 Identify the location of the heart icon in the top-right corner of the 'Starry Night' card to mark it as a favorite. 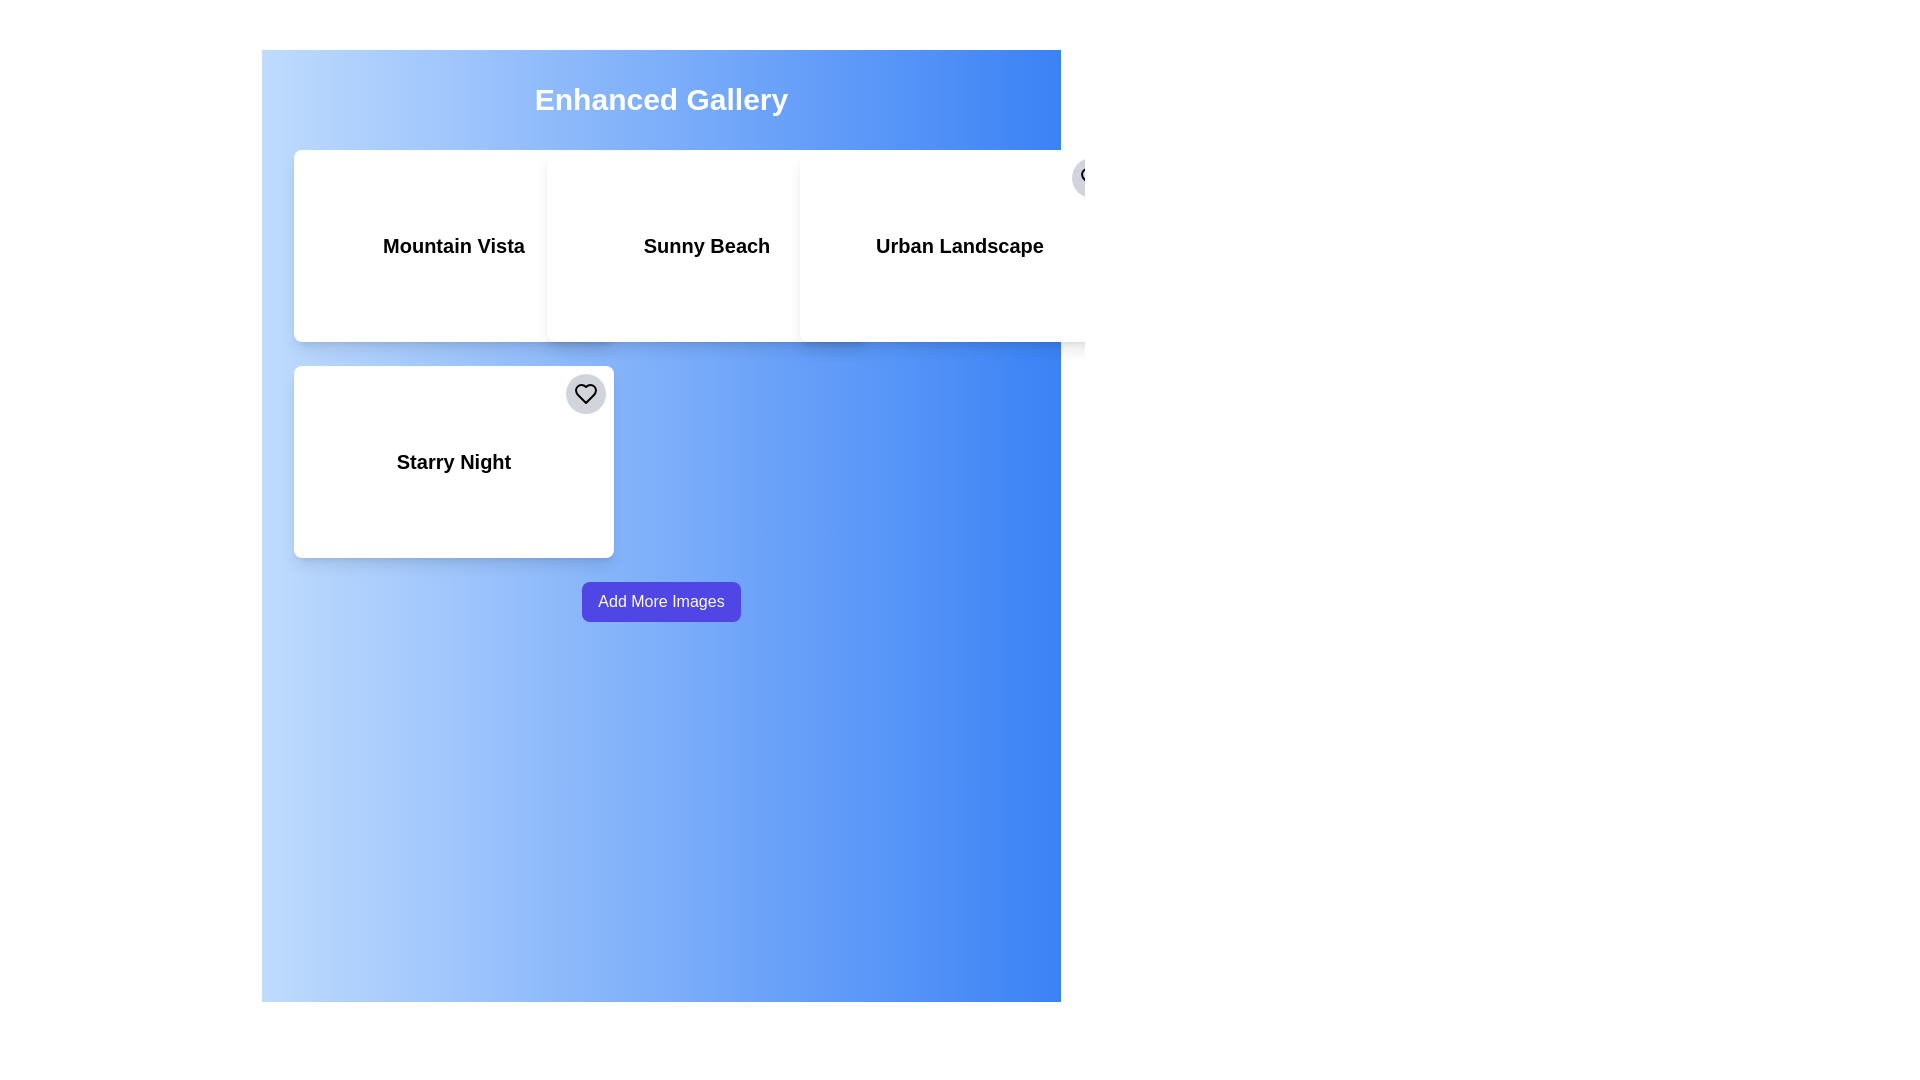
(584, 393).